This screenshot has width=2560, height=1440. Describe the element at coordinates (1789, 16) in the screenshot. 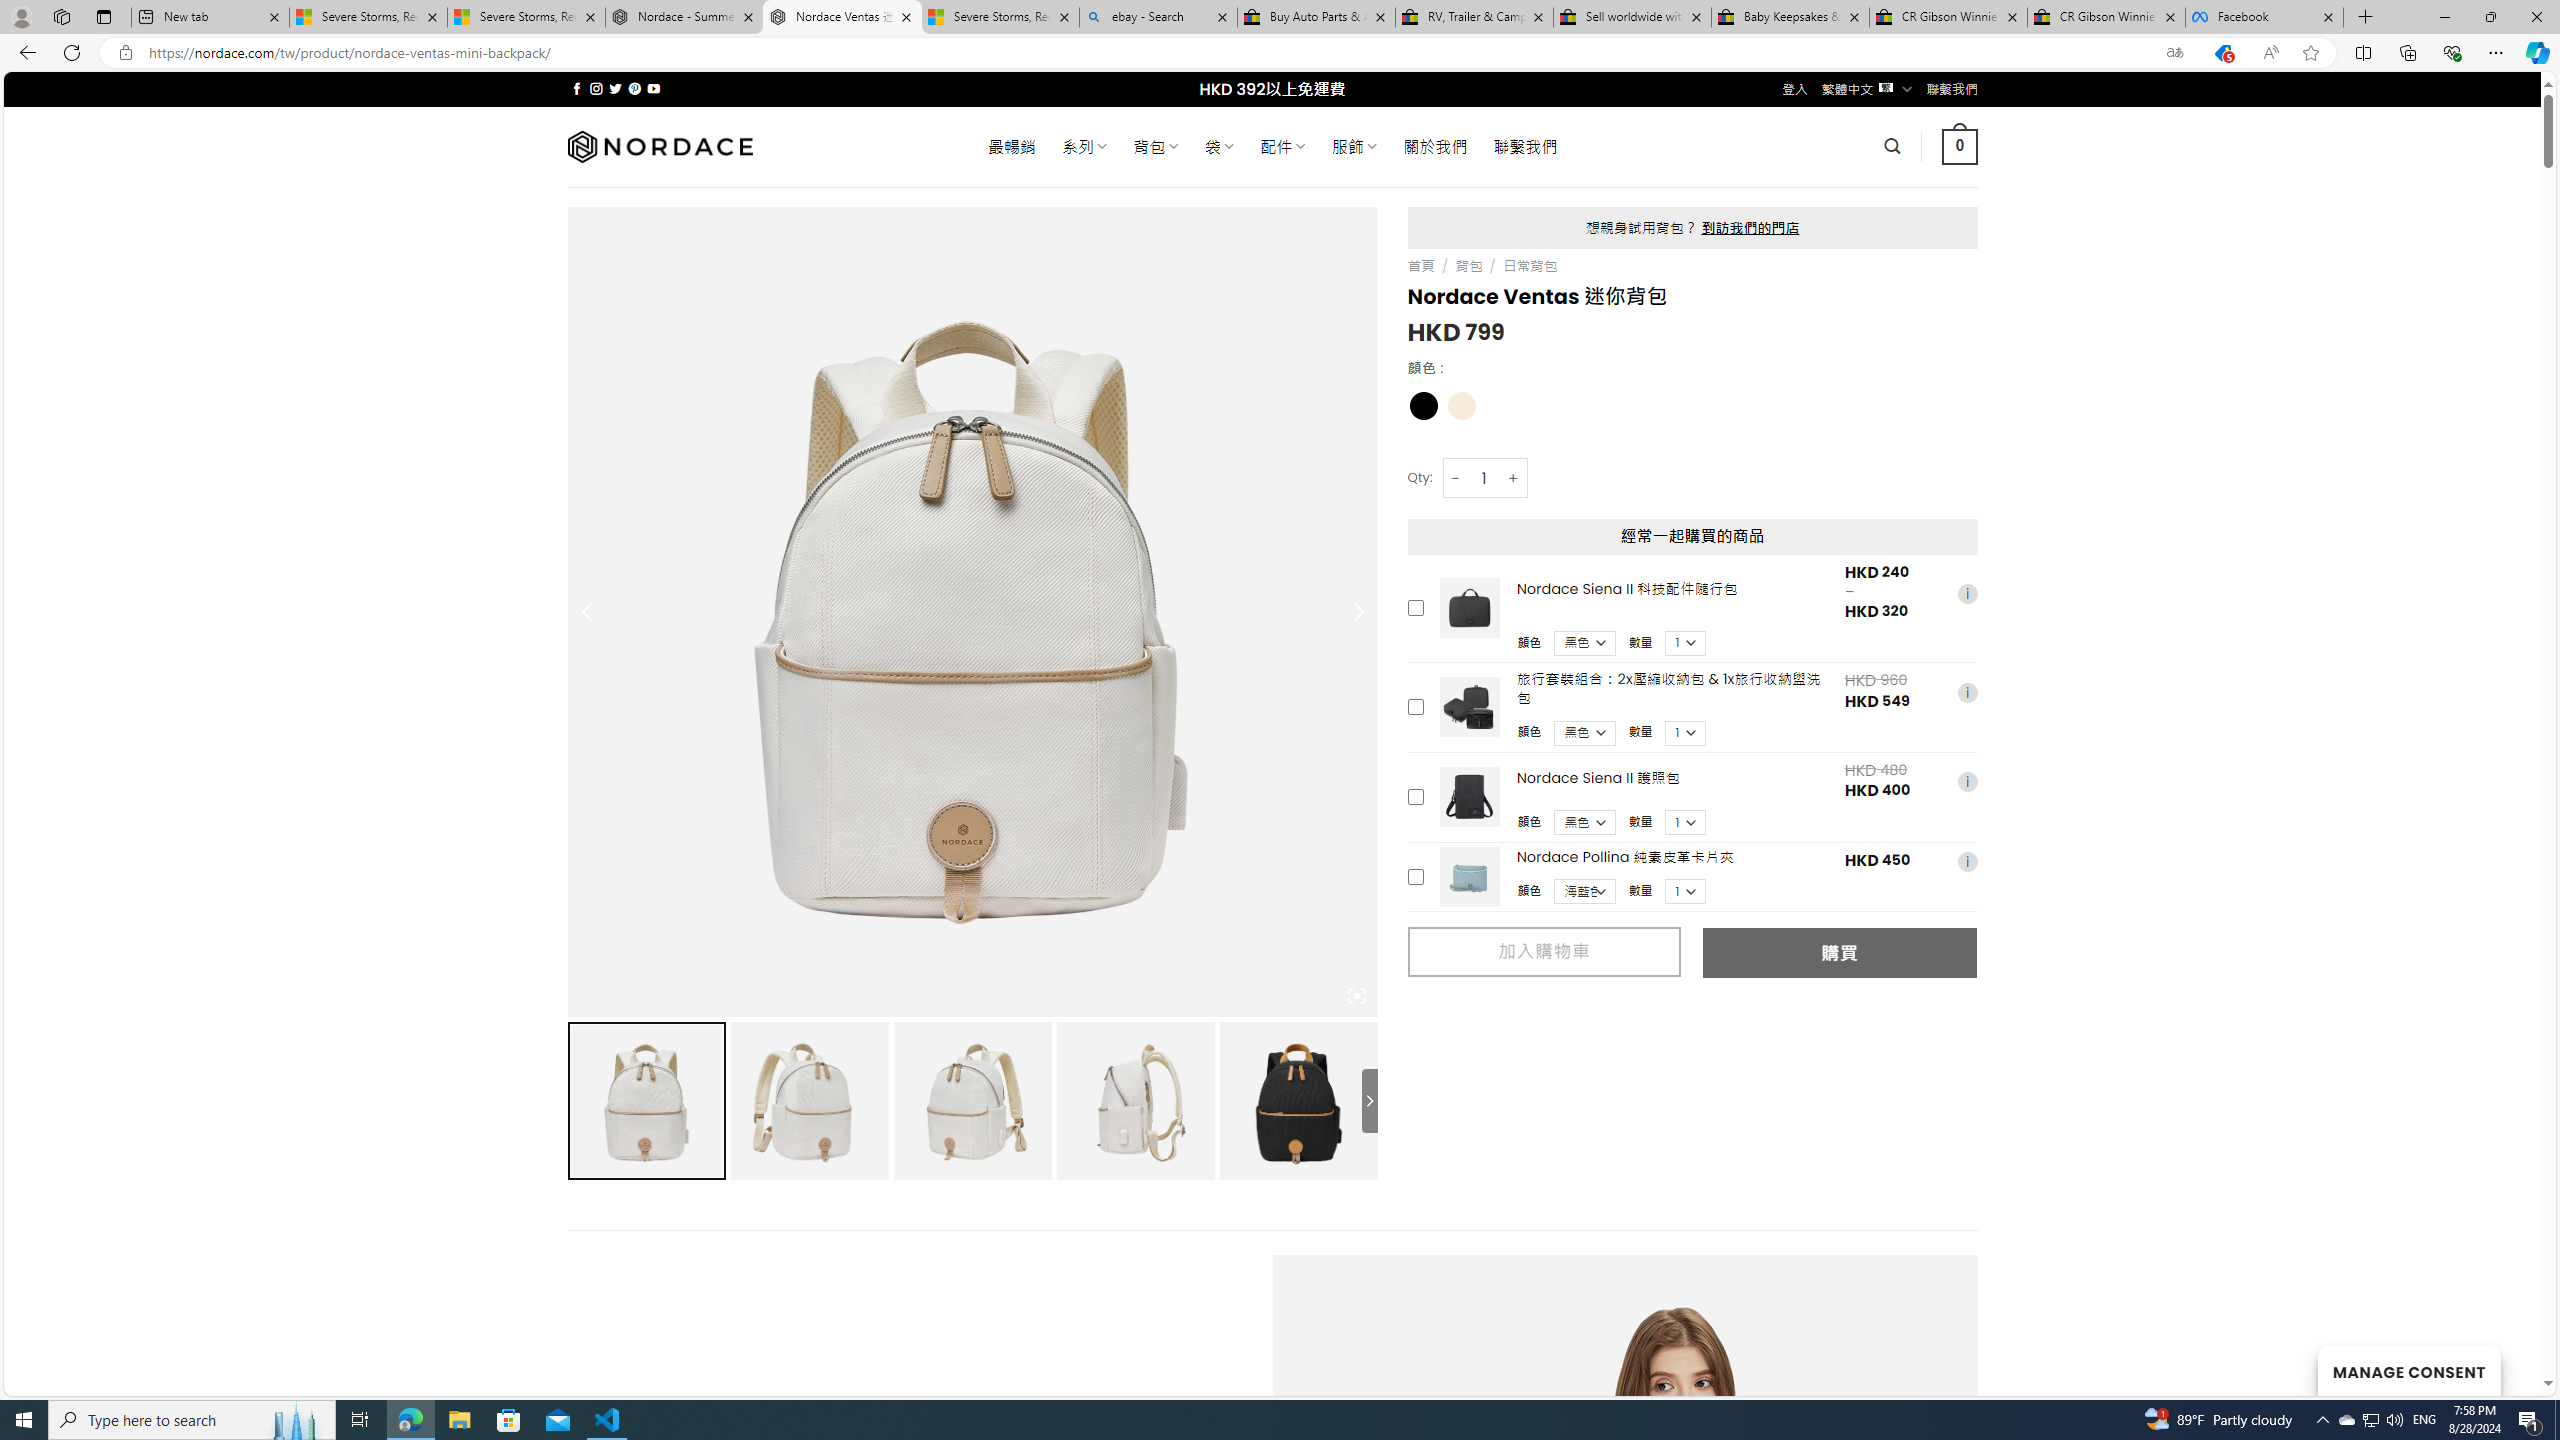

I see `'Baby Keepsakes & Announcements for sale | eBay'` at that location.